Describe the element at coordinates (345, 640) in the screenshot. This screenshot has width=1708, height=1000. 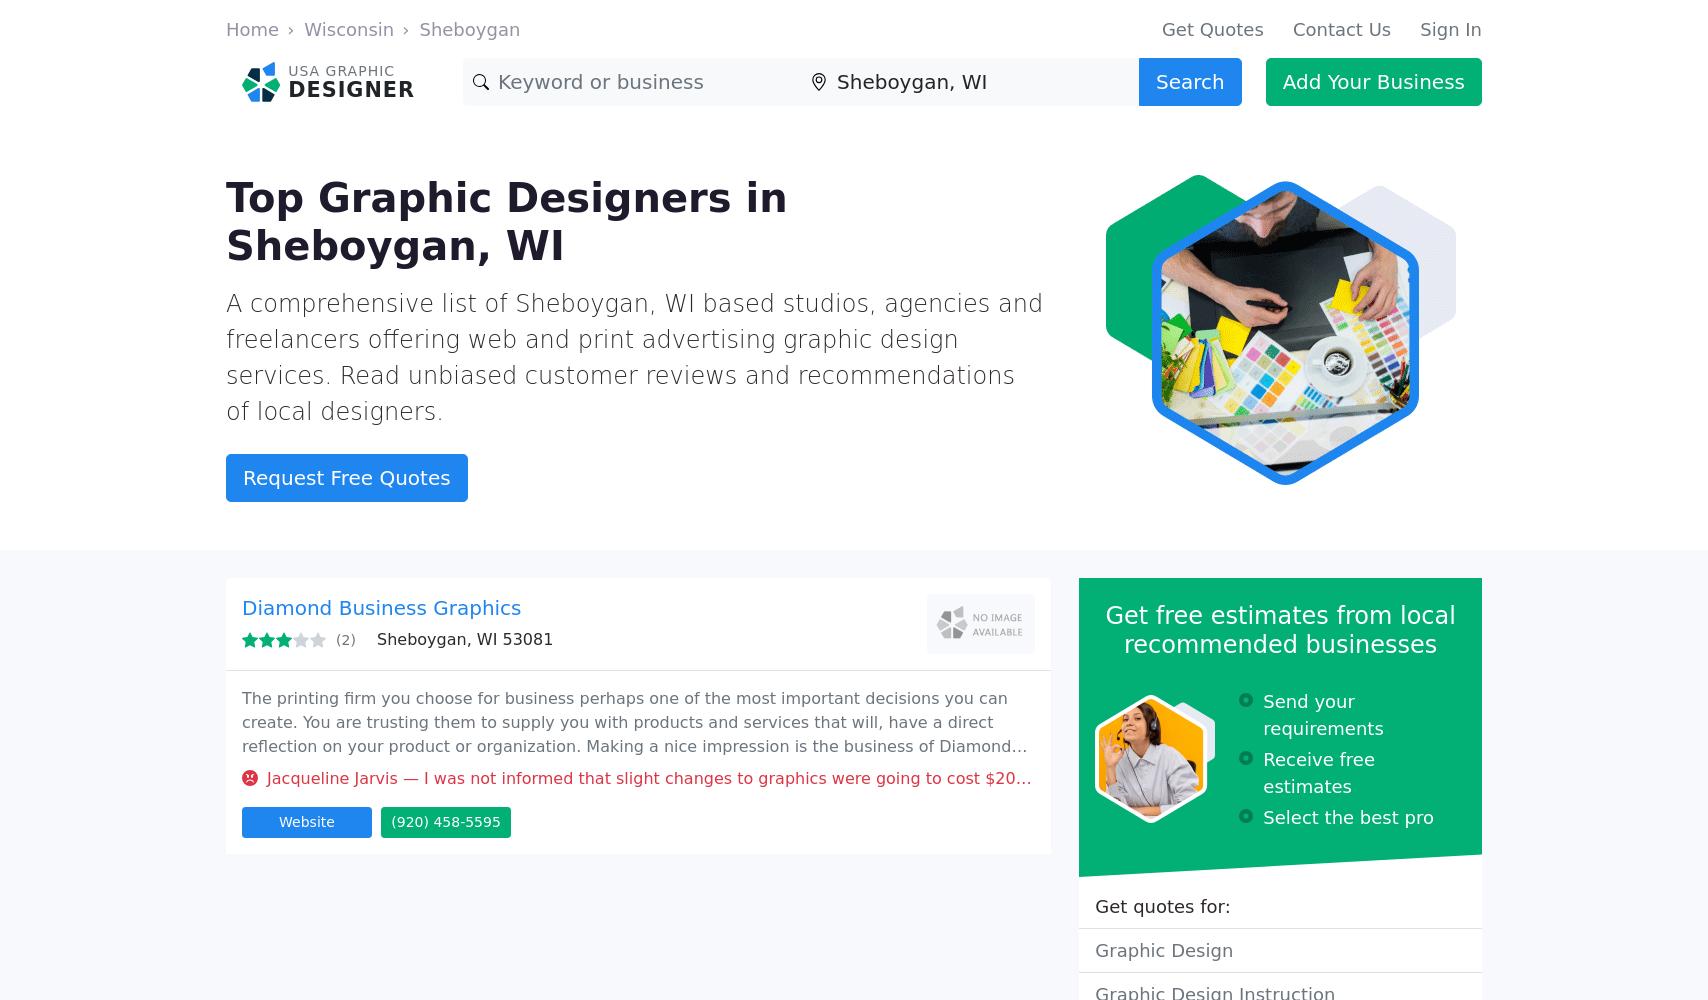
I see `'(2)'` at that location.